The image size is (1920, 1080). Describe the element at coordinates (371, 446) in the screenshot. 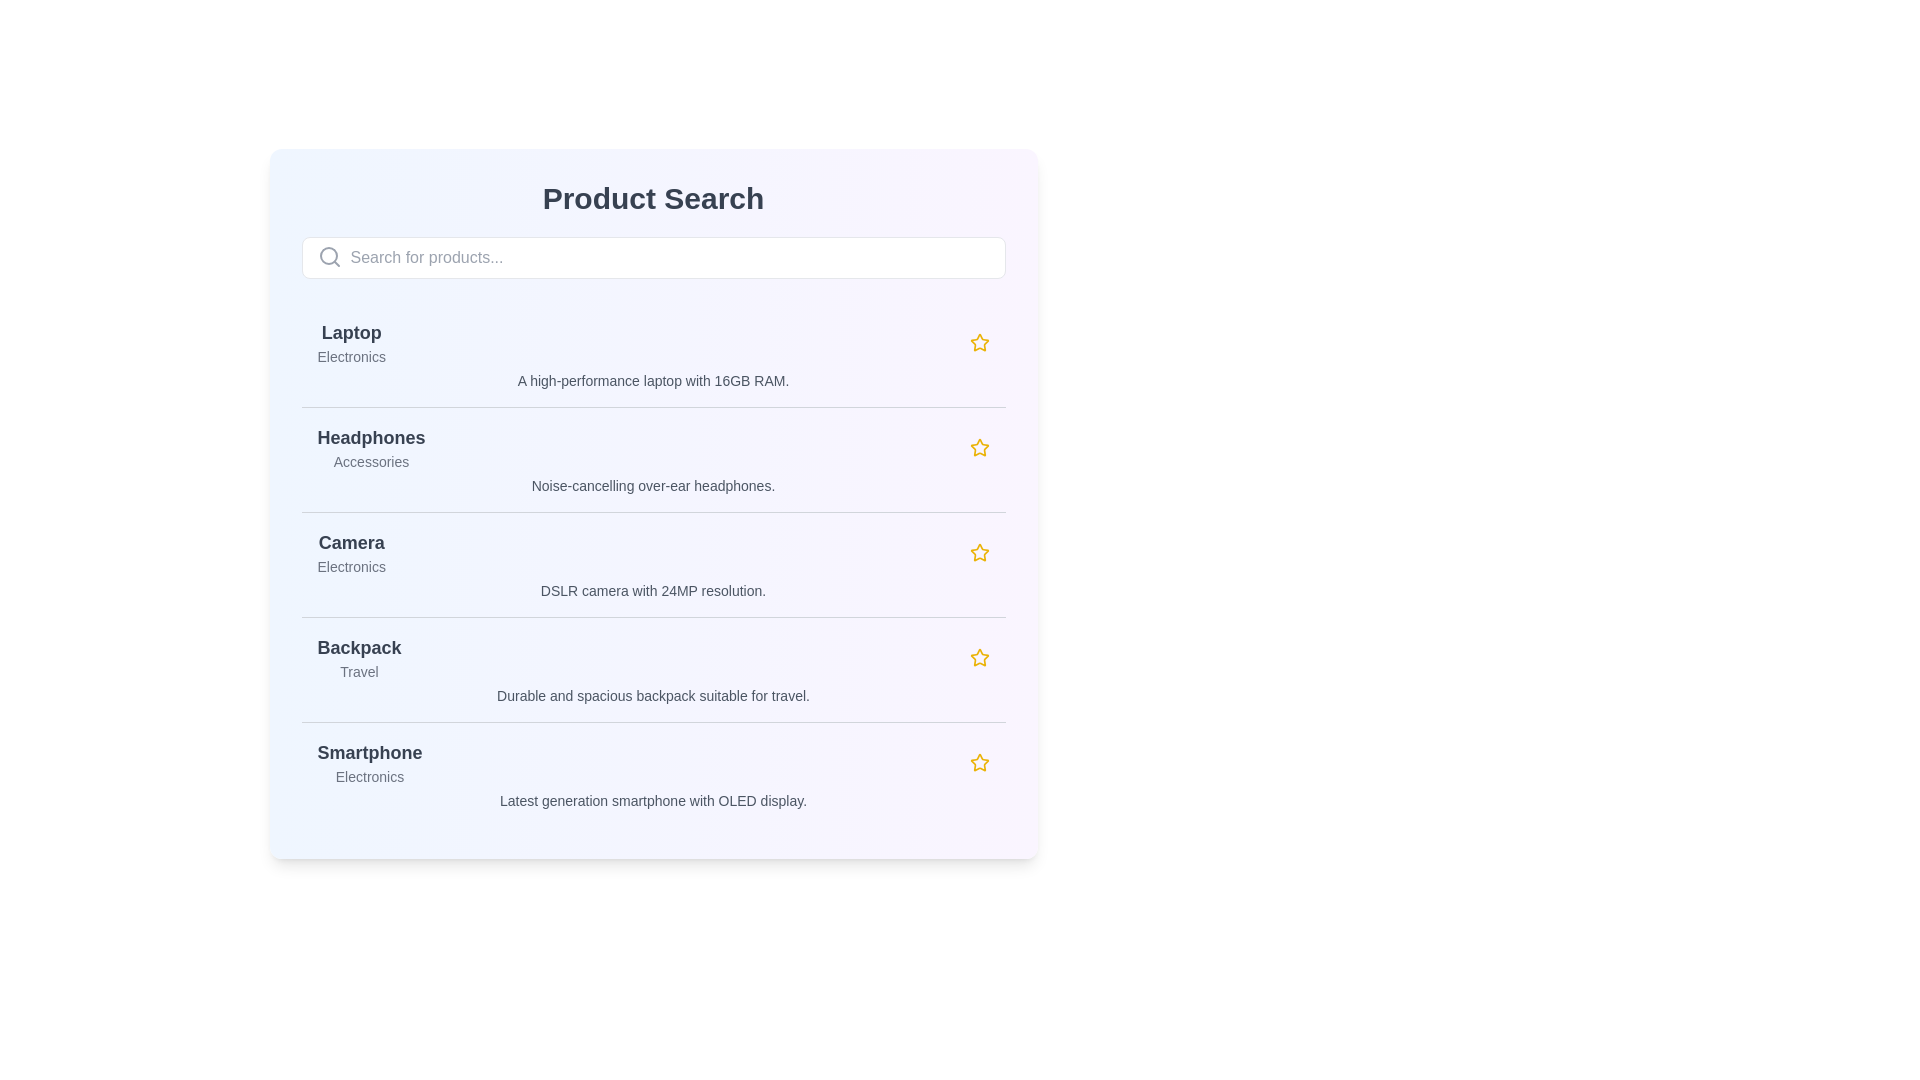

I see `the label element displaying 'Headphones' and 'Accessories'` at that location.